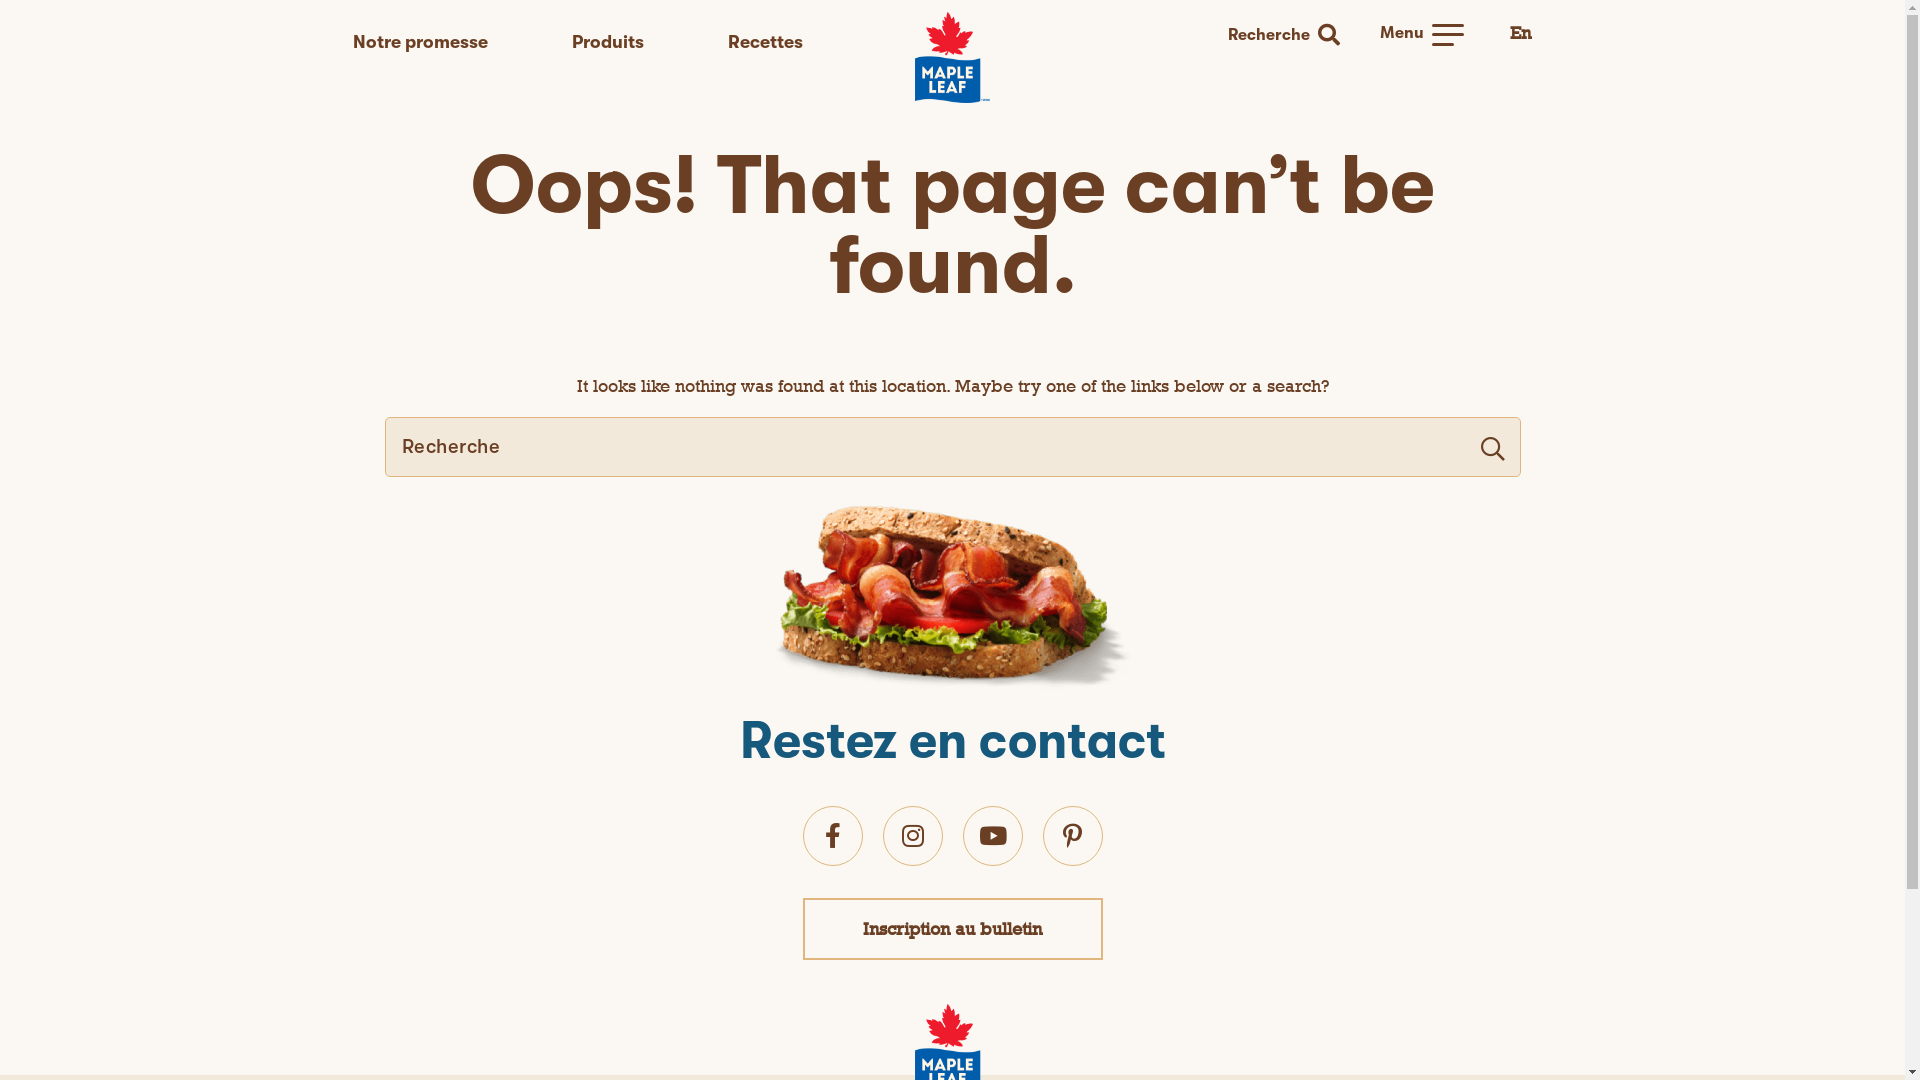  What do you see at coordinates (1221, 35) in the screenshot?
I see `'Recherche'` at bounding box center [1221, 35].